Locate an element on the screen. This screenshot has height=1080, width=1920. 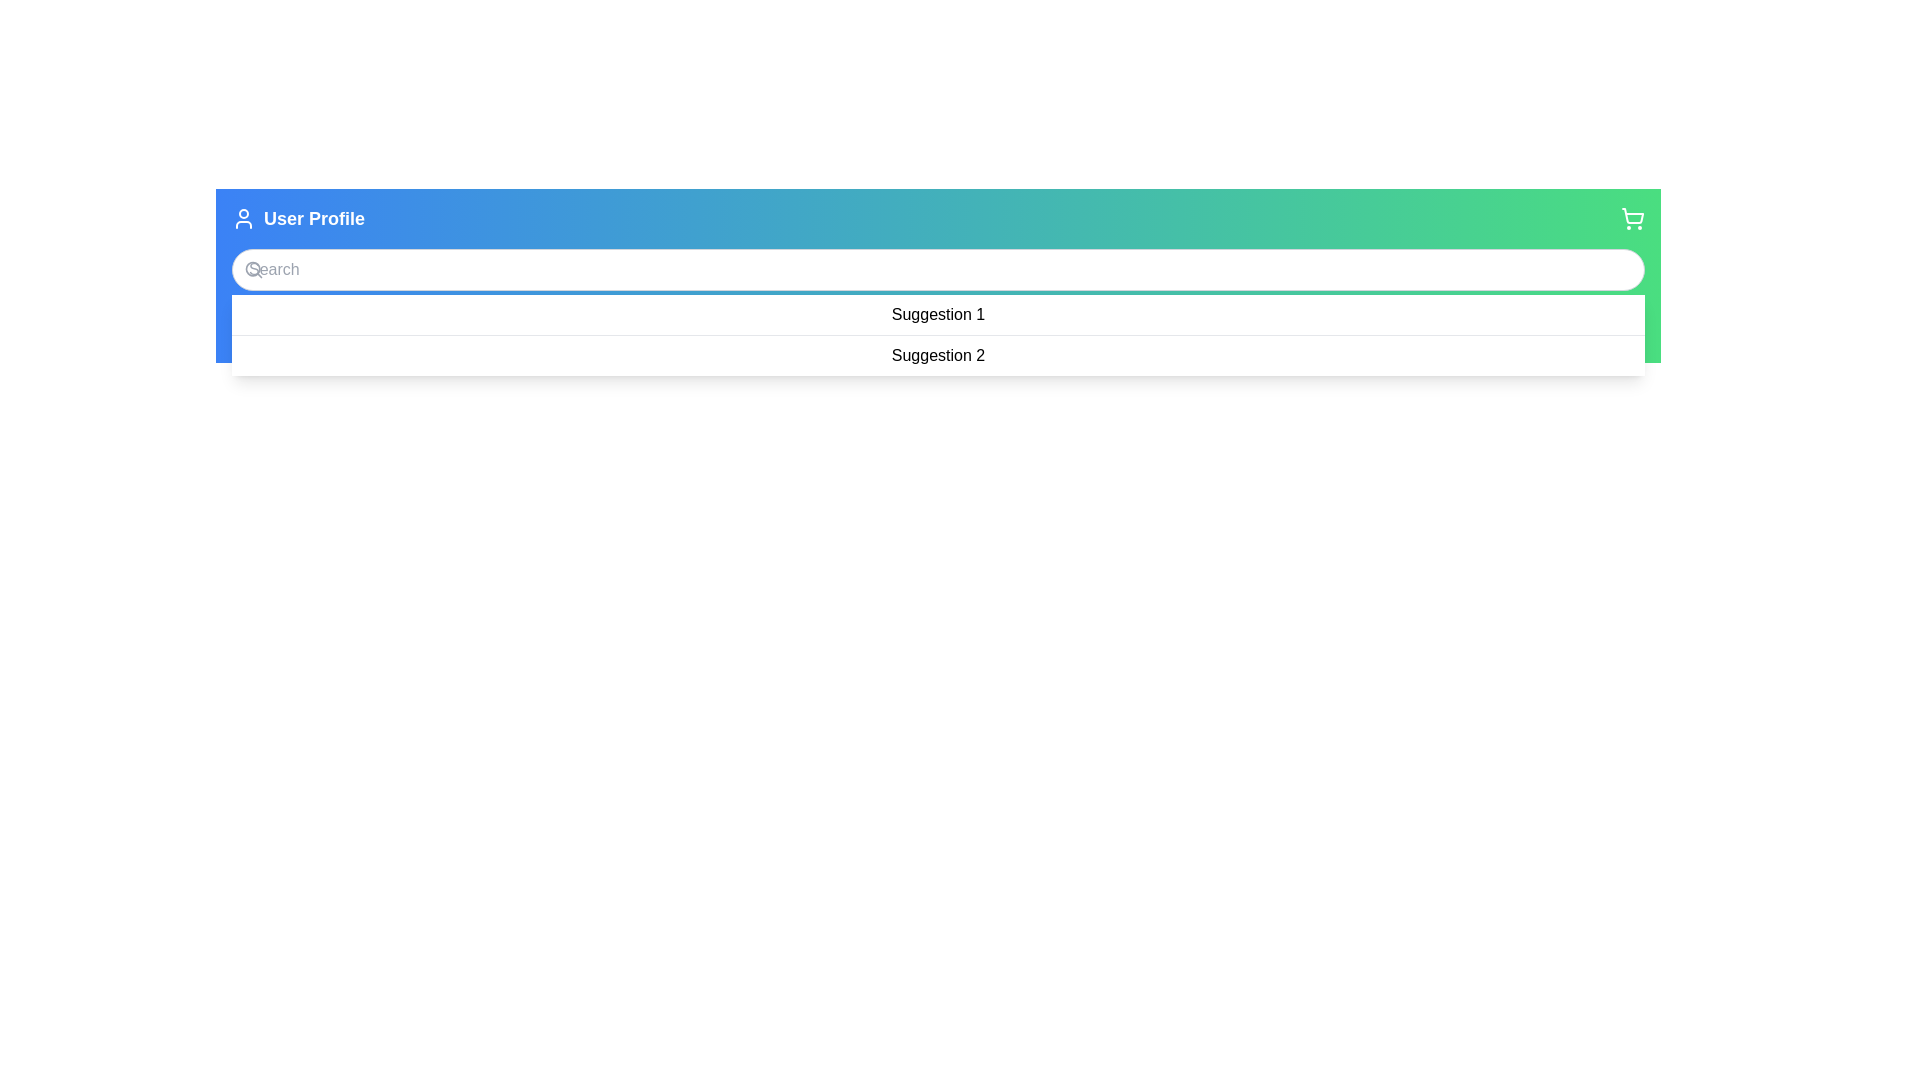
the 'User Profile' label located on the left side of the topmost navigation bar is located at coordinates (297, 219).